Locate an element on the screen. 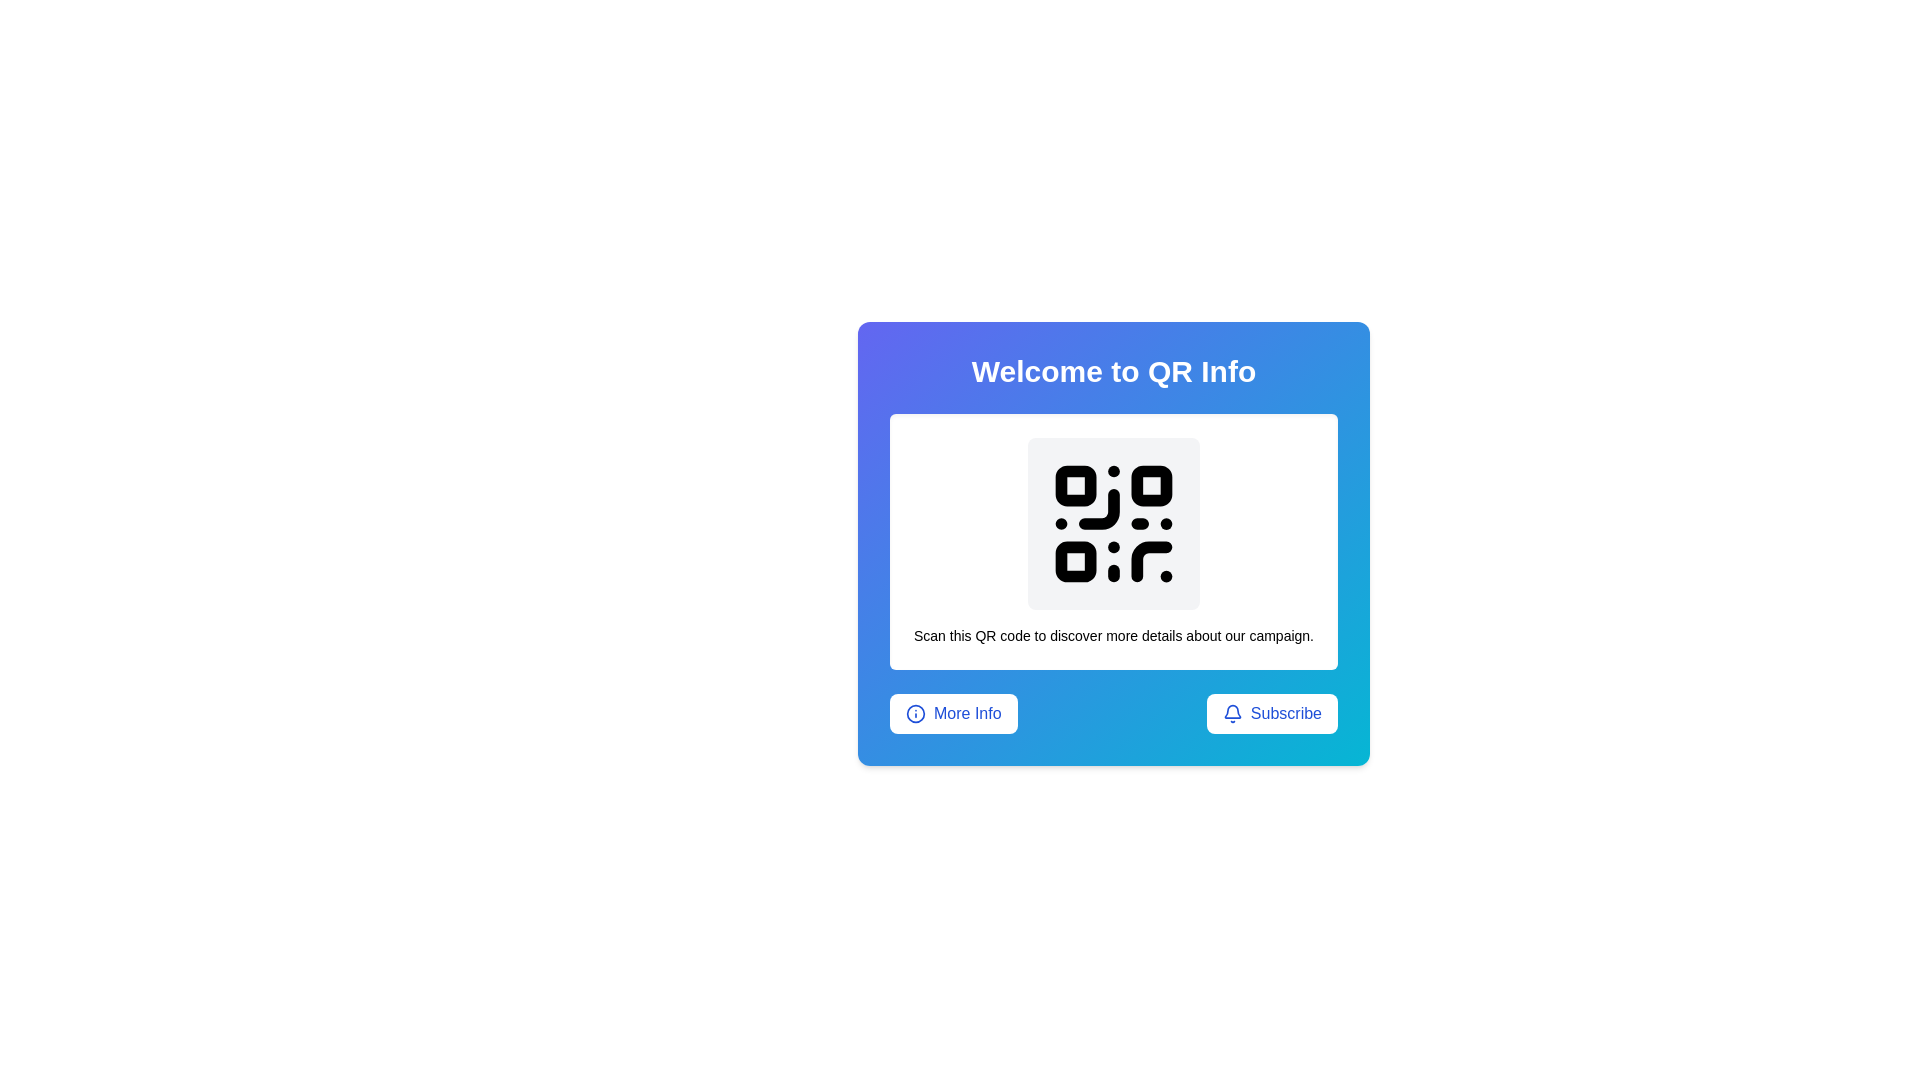  the 'More Info' button with a white background and blue text that features rounded corners and an information icon is located at coordinates (952, 712).